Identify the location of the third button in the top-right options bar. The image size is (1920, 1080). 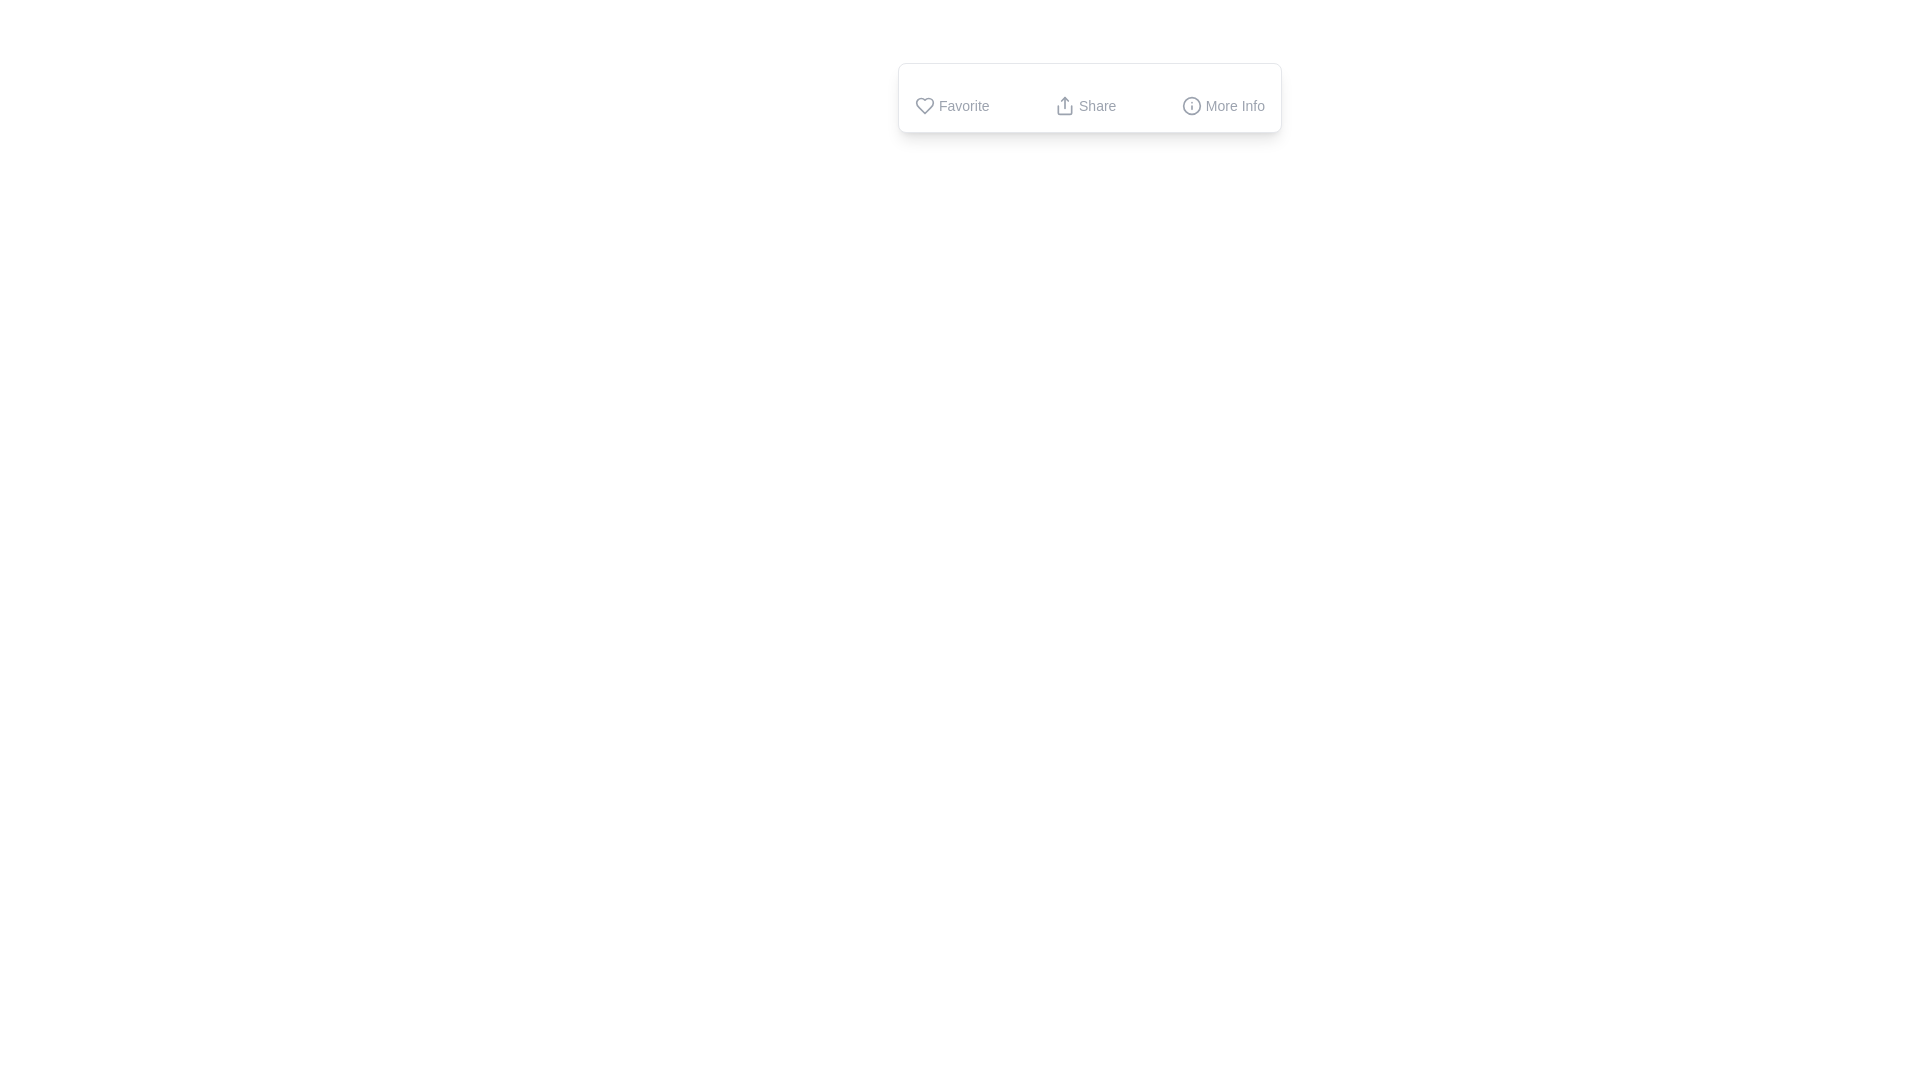
(1222, 105).